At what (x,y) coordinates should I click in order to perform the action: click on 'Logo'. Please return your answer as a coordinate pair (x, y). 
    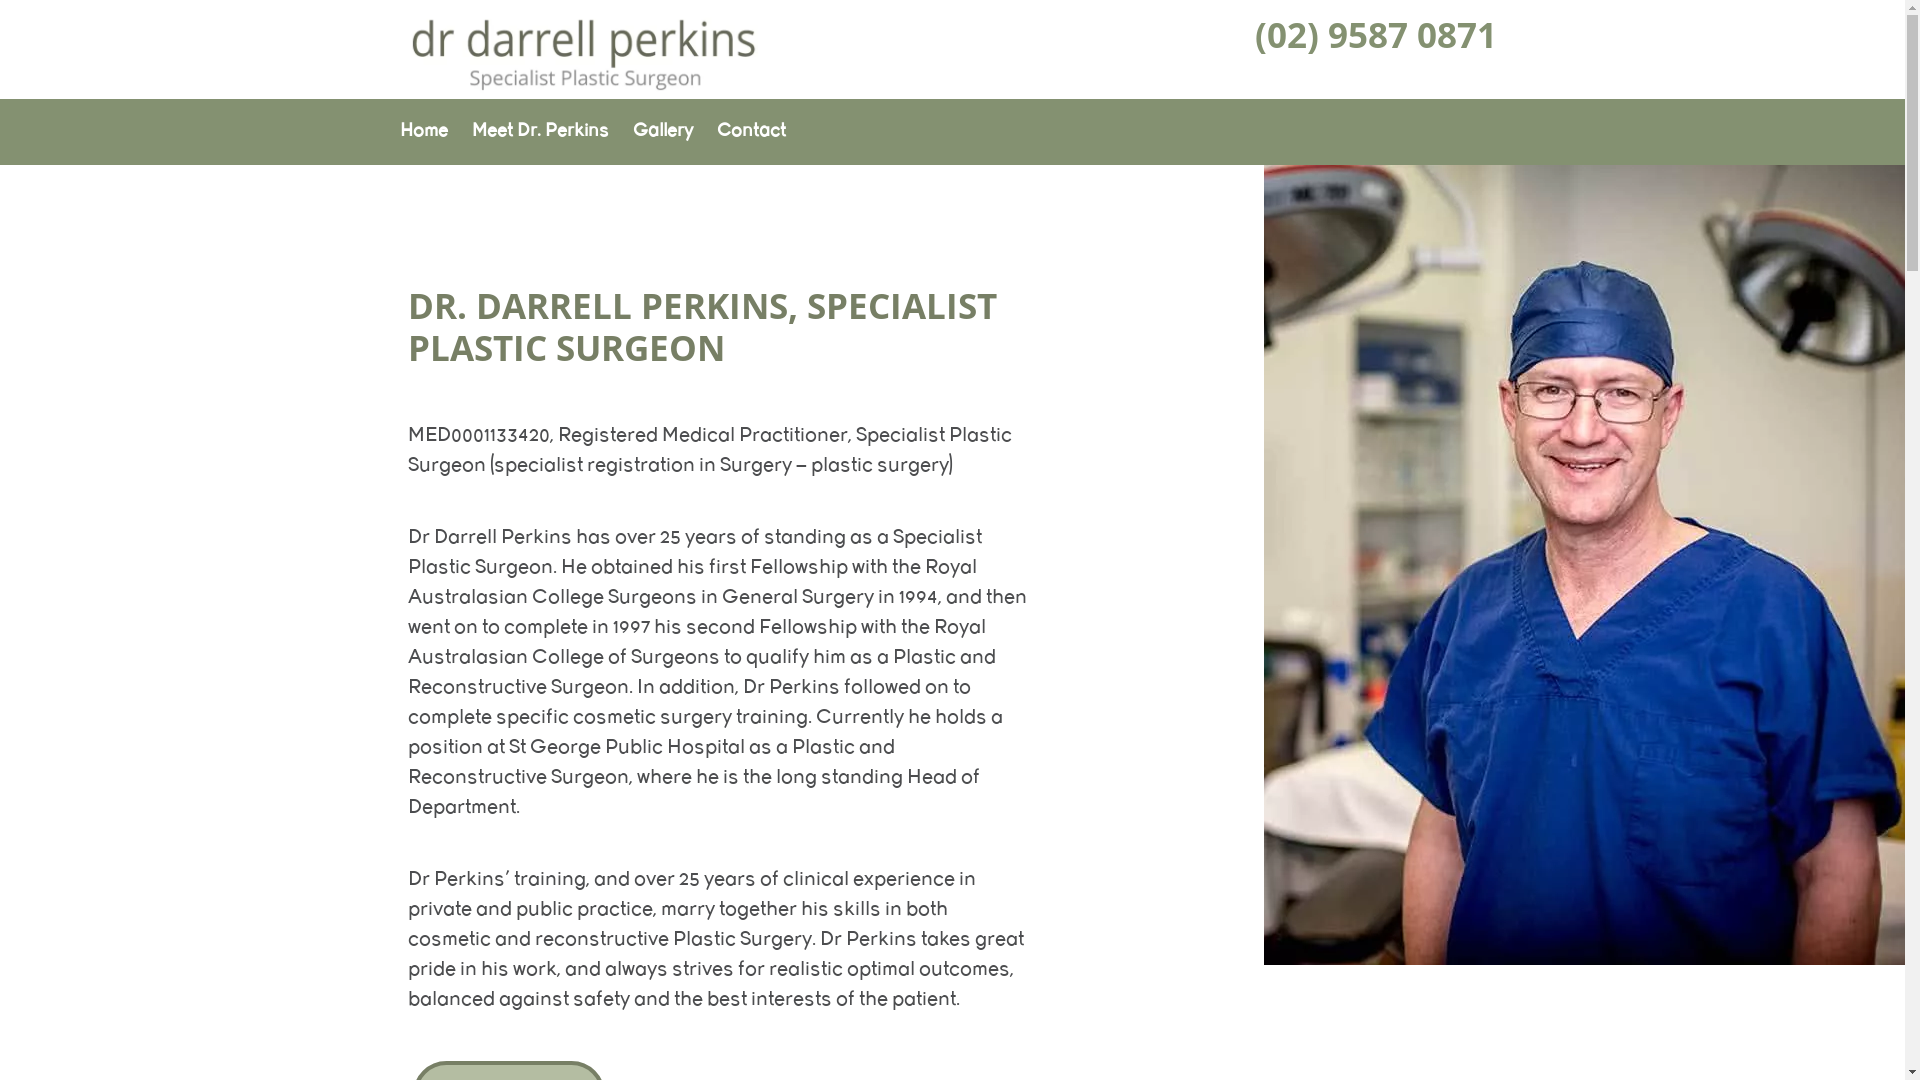
    Looking at the image, I should click on (581, 87).